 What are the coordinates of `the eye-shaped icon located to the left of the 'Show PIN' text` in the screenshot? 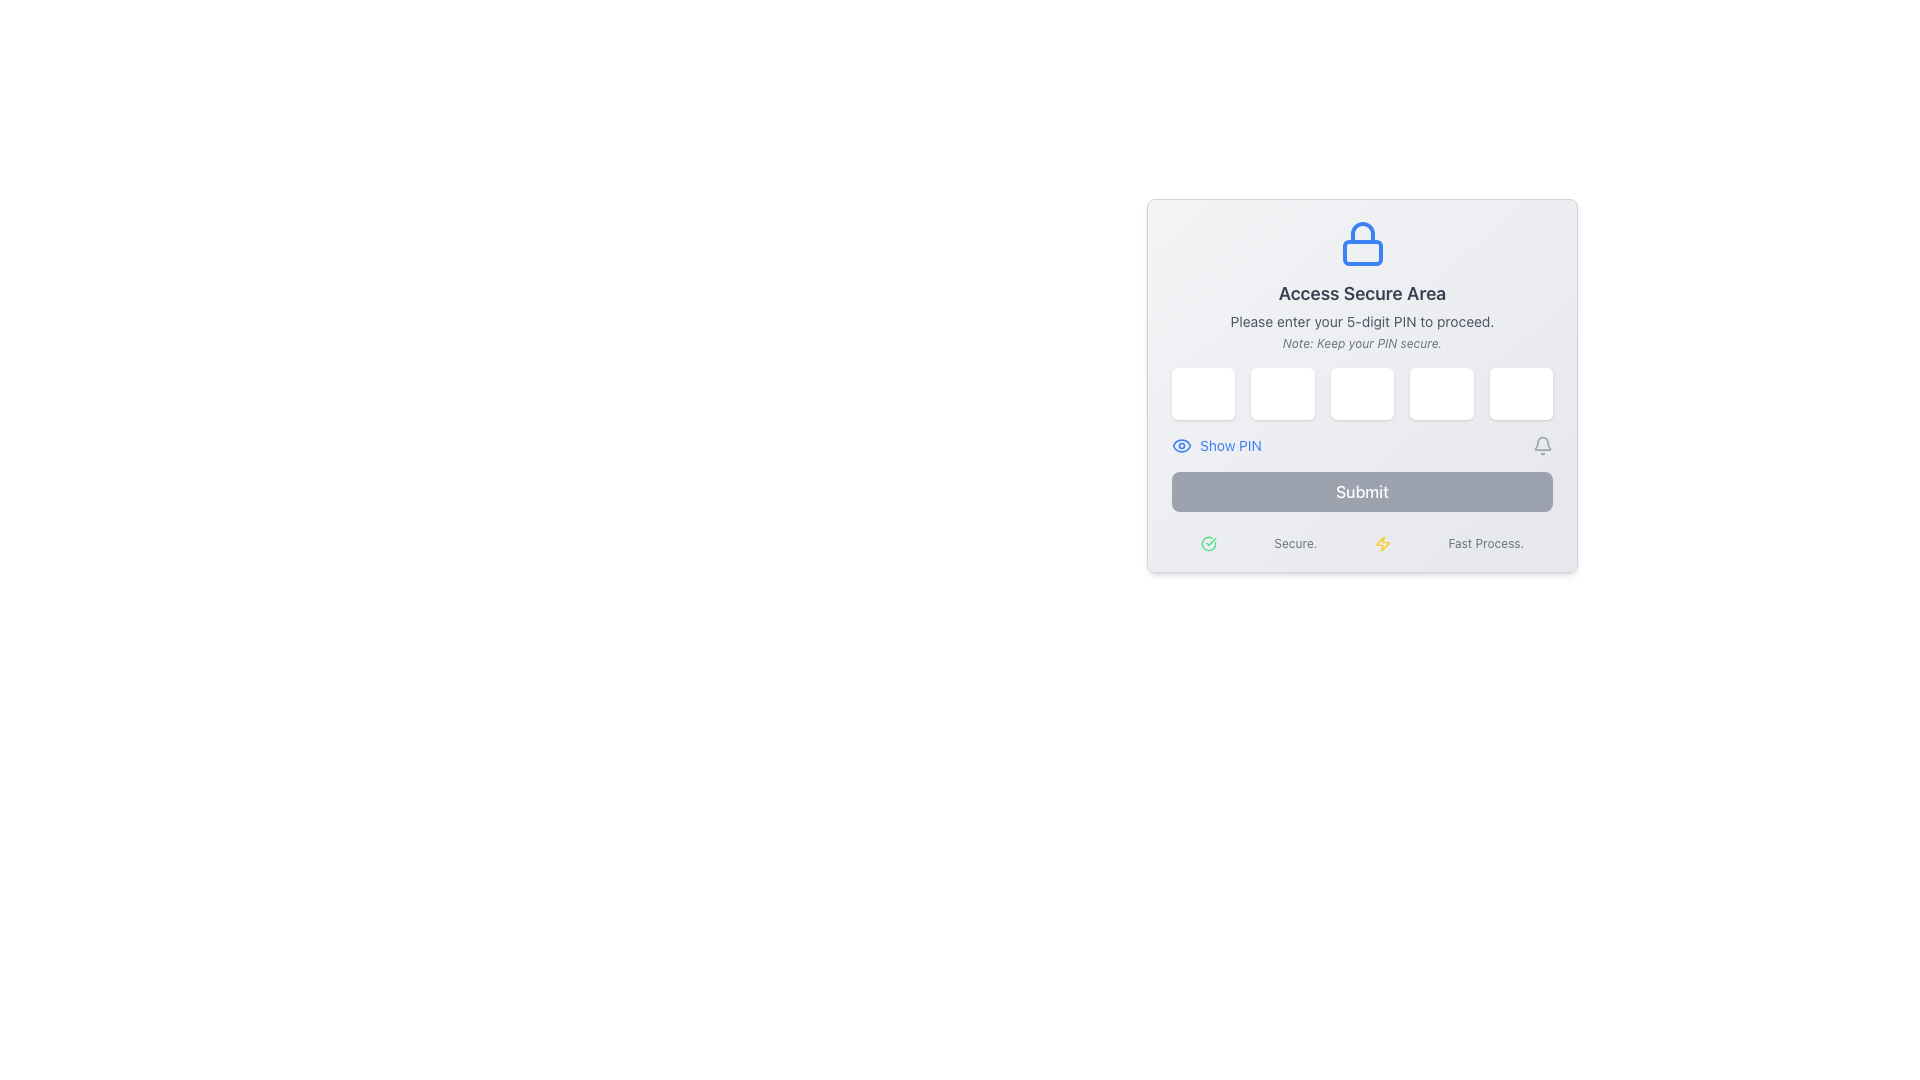 It's located at (1181, 445).